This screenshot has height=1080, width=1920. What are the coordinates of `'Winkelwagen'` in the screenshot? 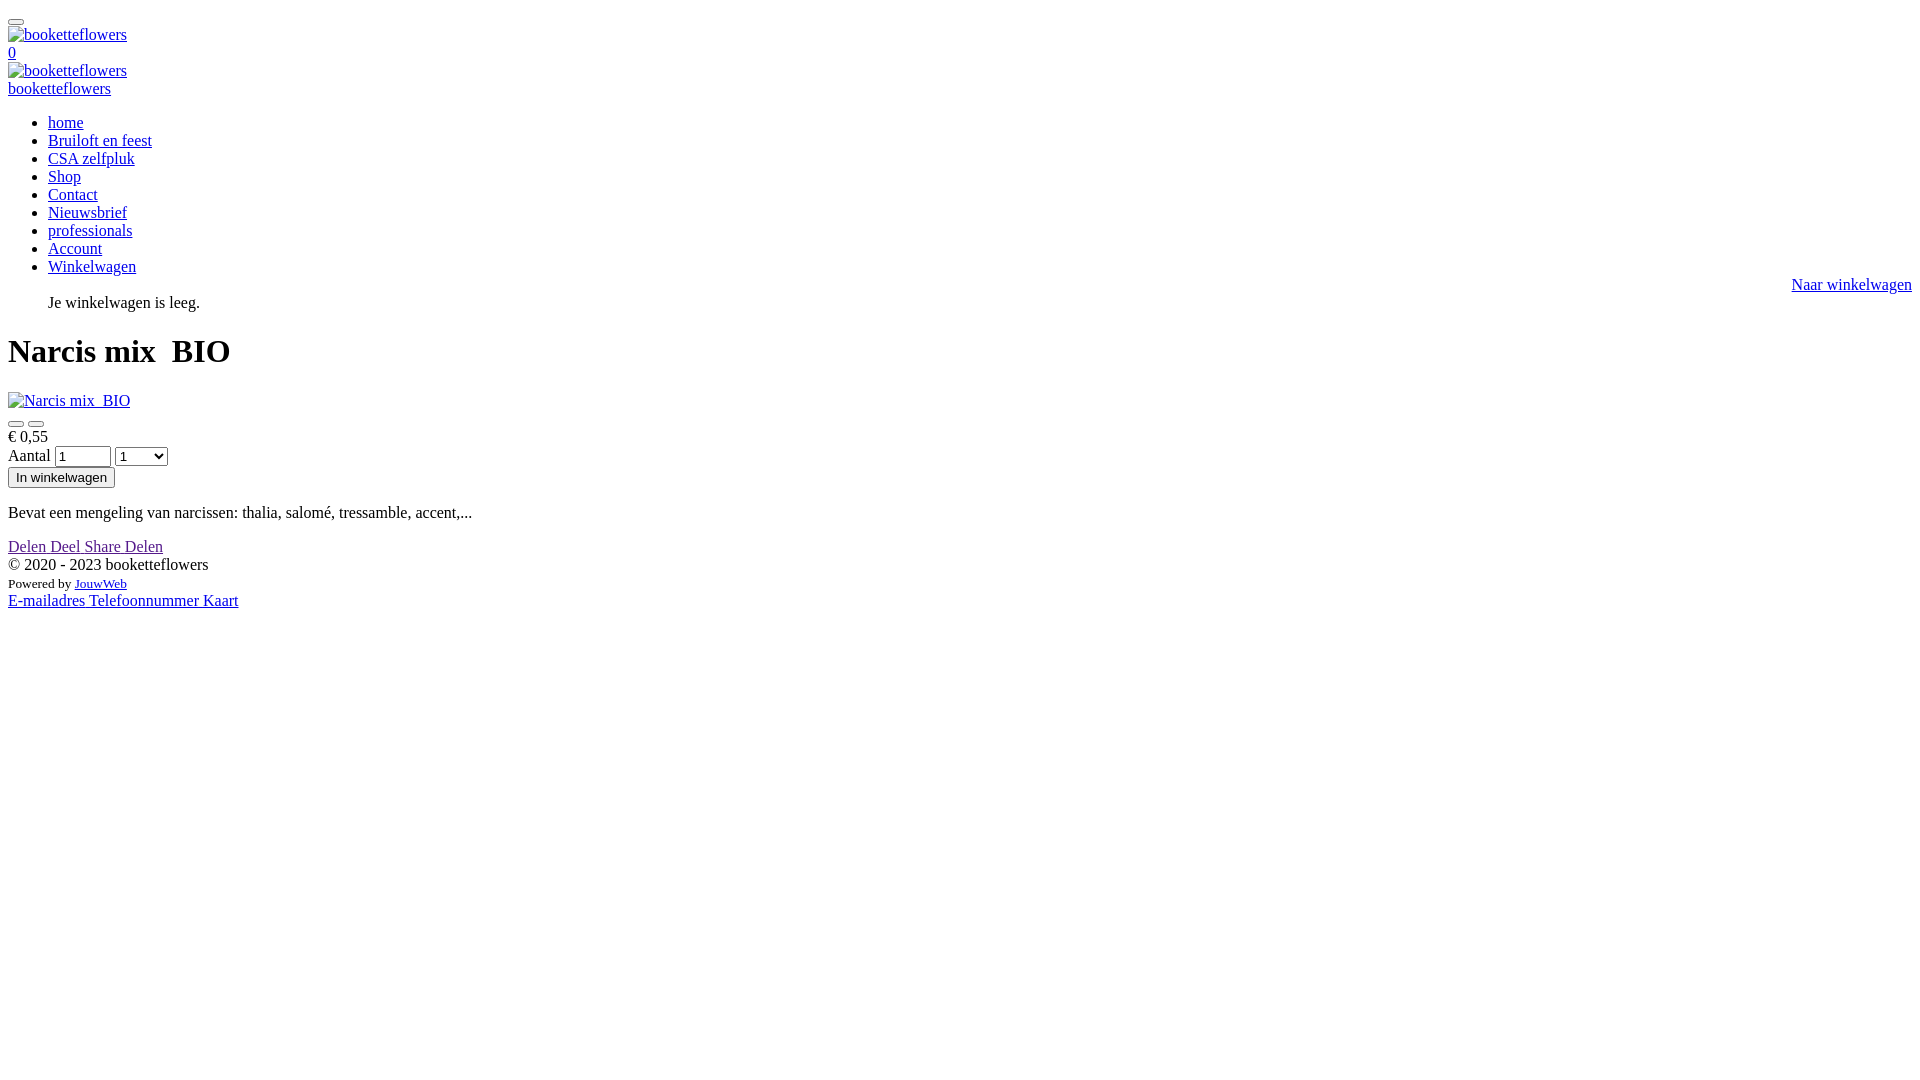 It's located at (90, 265).